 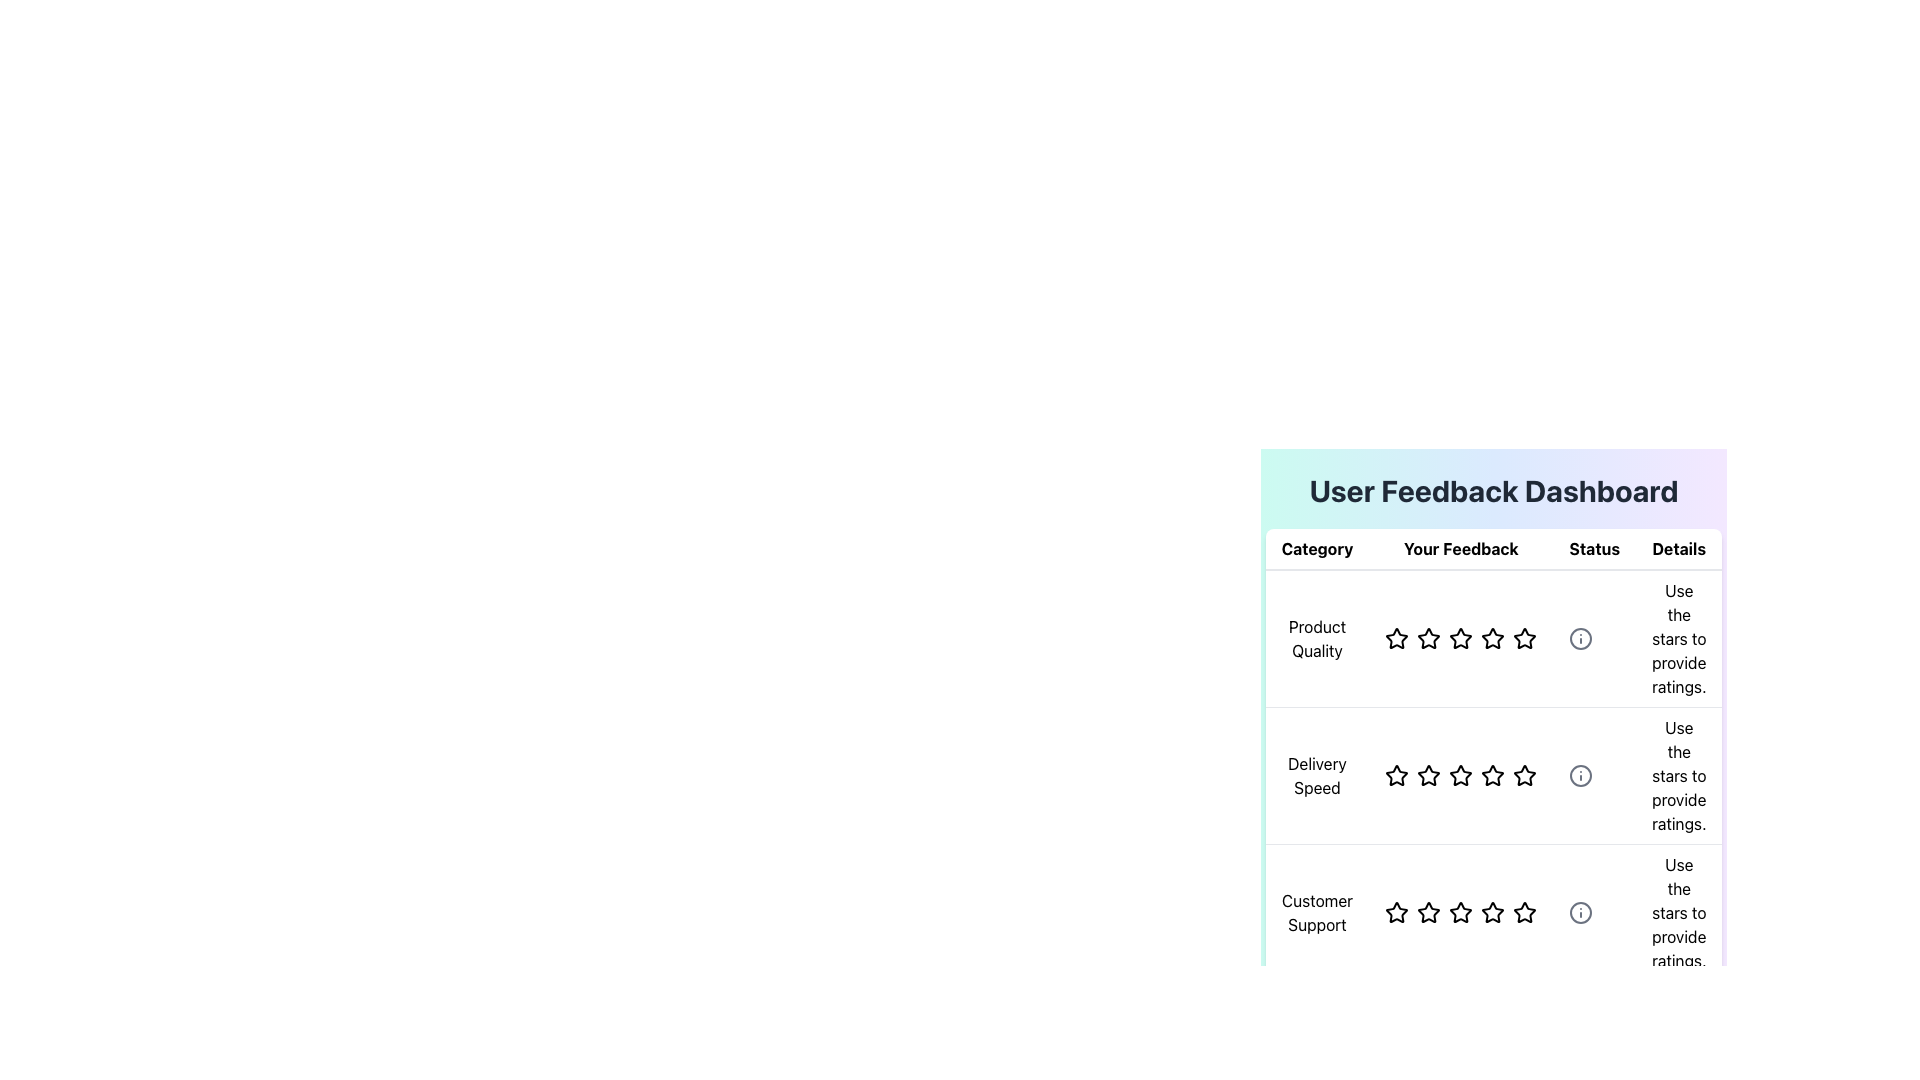 What do you see at coordinates (1593, 549) in the screenshot?
I see `the static text label in the third column of the table header, which indicates the status information for the content below` at bounding box center [1593, 549].